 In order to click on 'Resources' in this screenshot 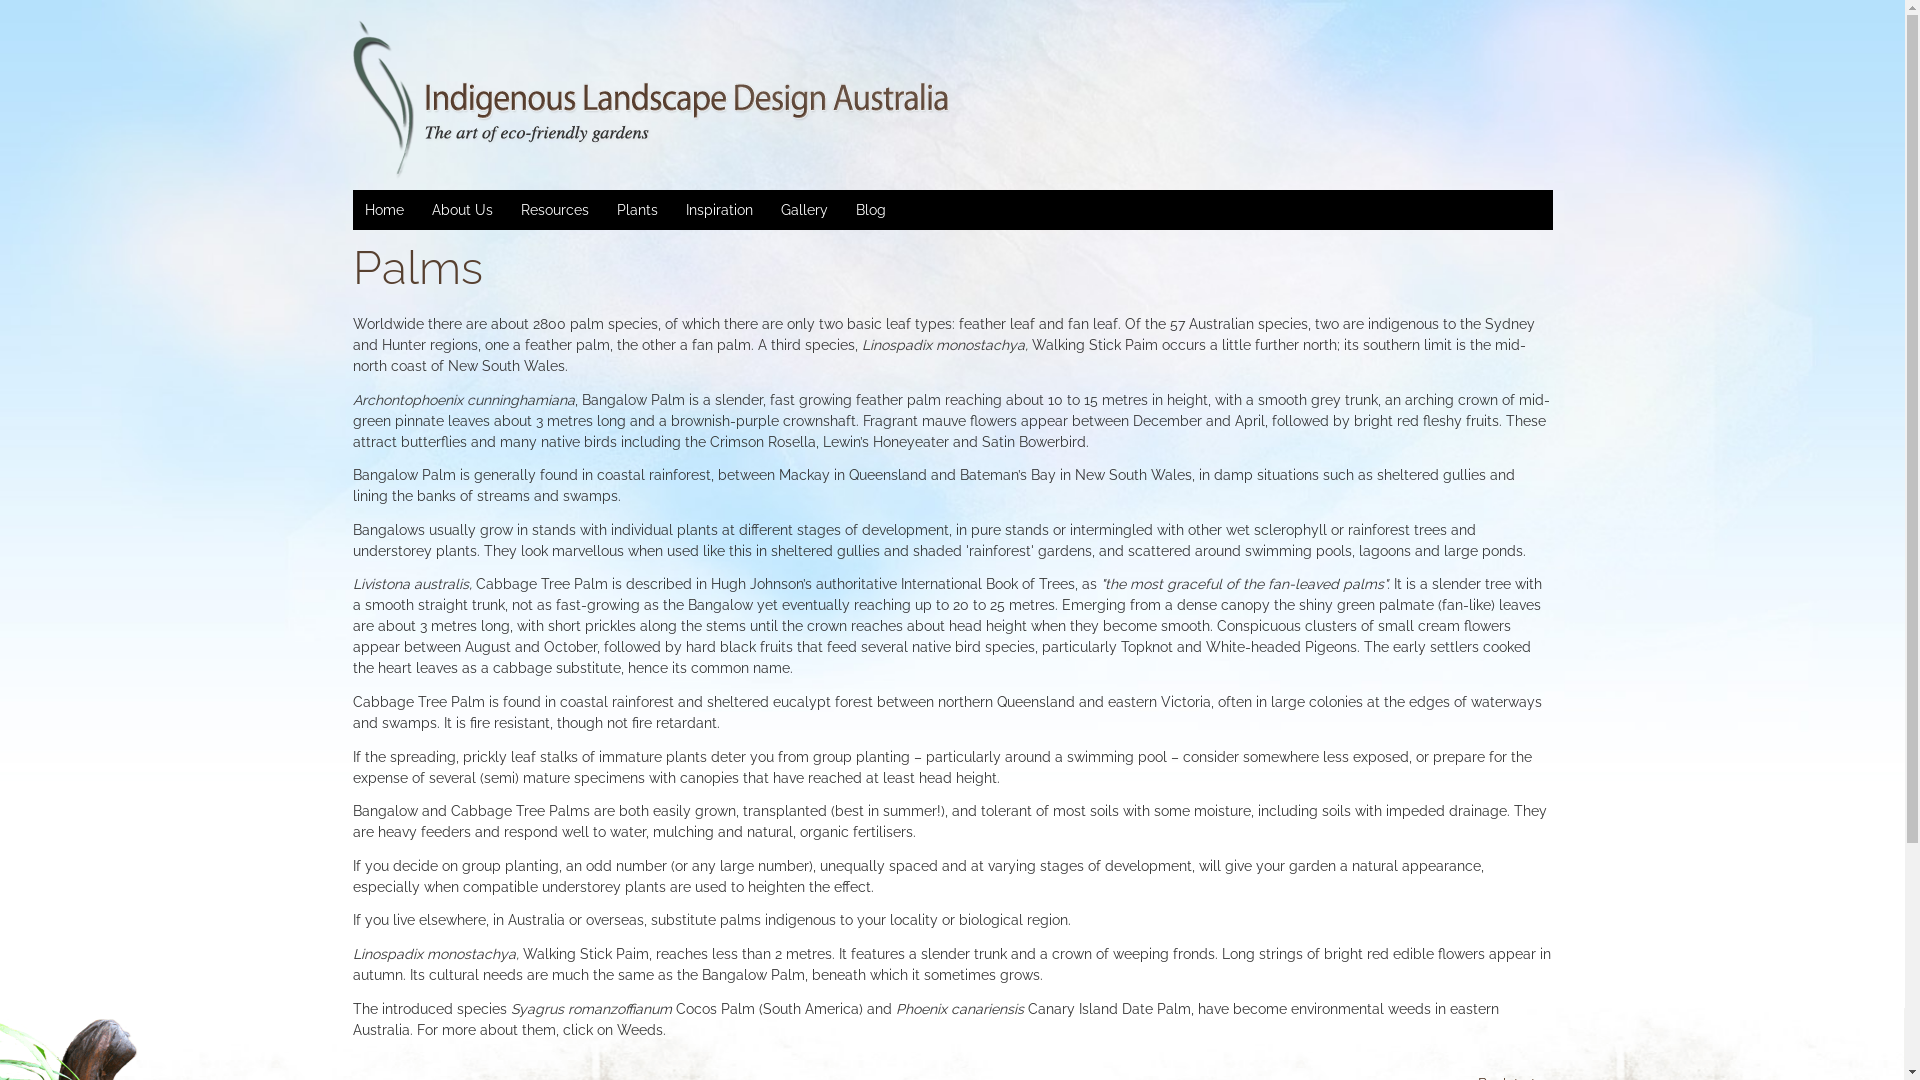, I will do `click(553, 209)`.